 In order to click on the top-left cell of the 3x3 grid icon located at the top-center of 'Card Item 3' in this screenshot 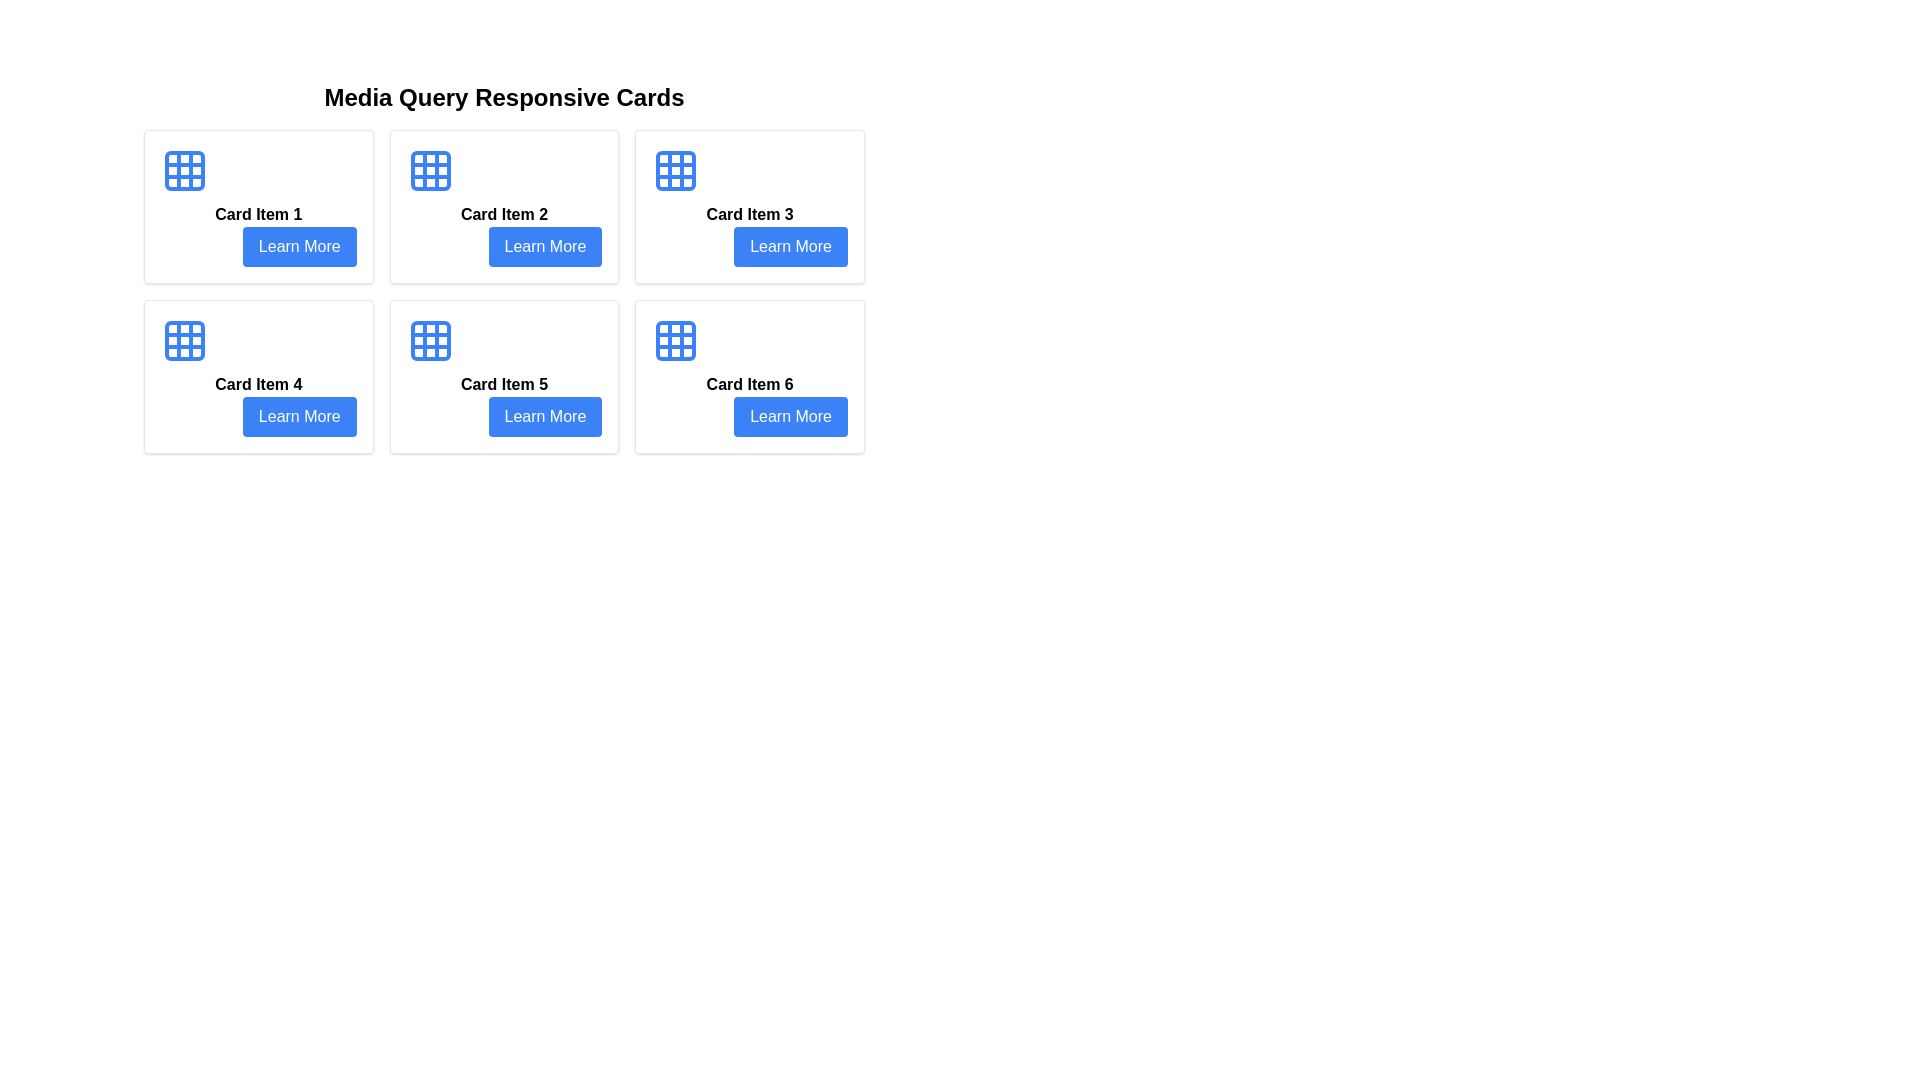, I will do `click(676, 169)`.